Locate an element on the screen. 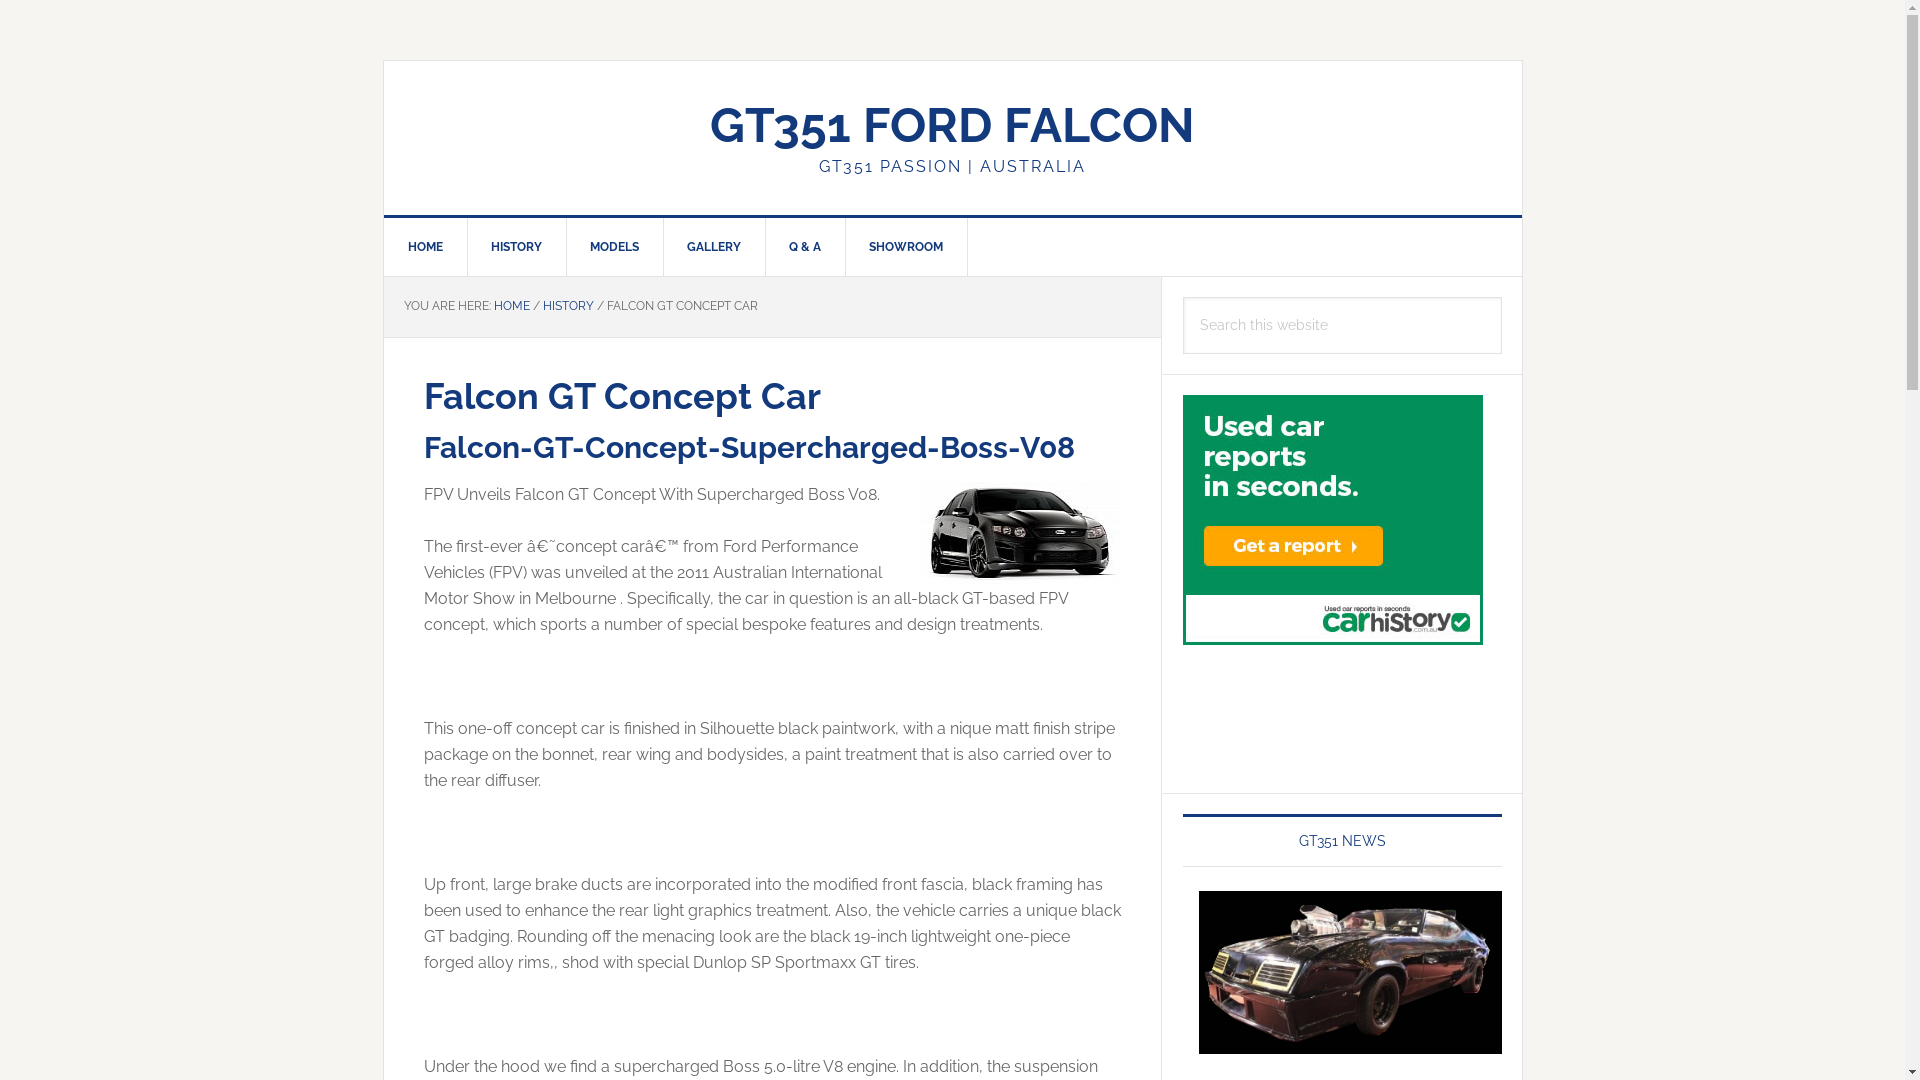 The height and width of the screenshot is (1080, 1920). 'HISTORY' is located at coordinates (566, 305).